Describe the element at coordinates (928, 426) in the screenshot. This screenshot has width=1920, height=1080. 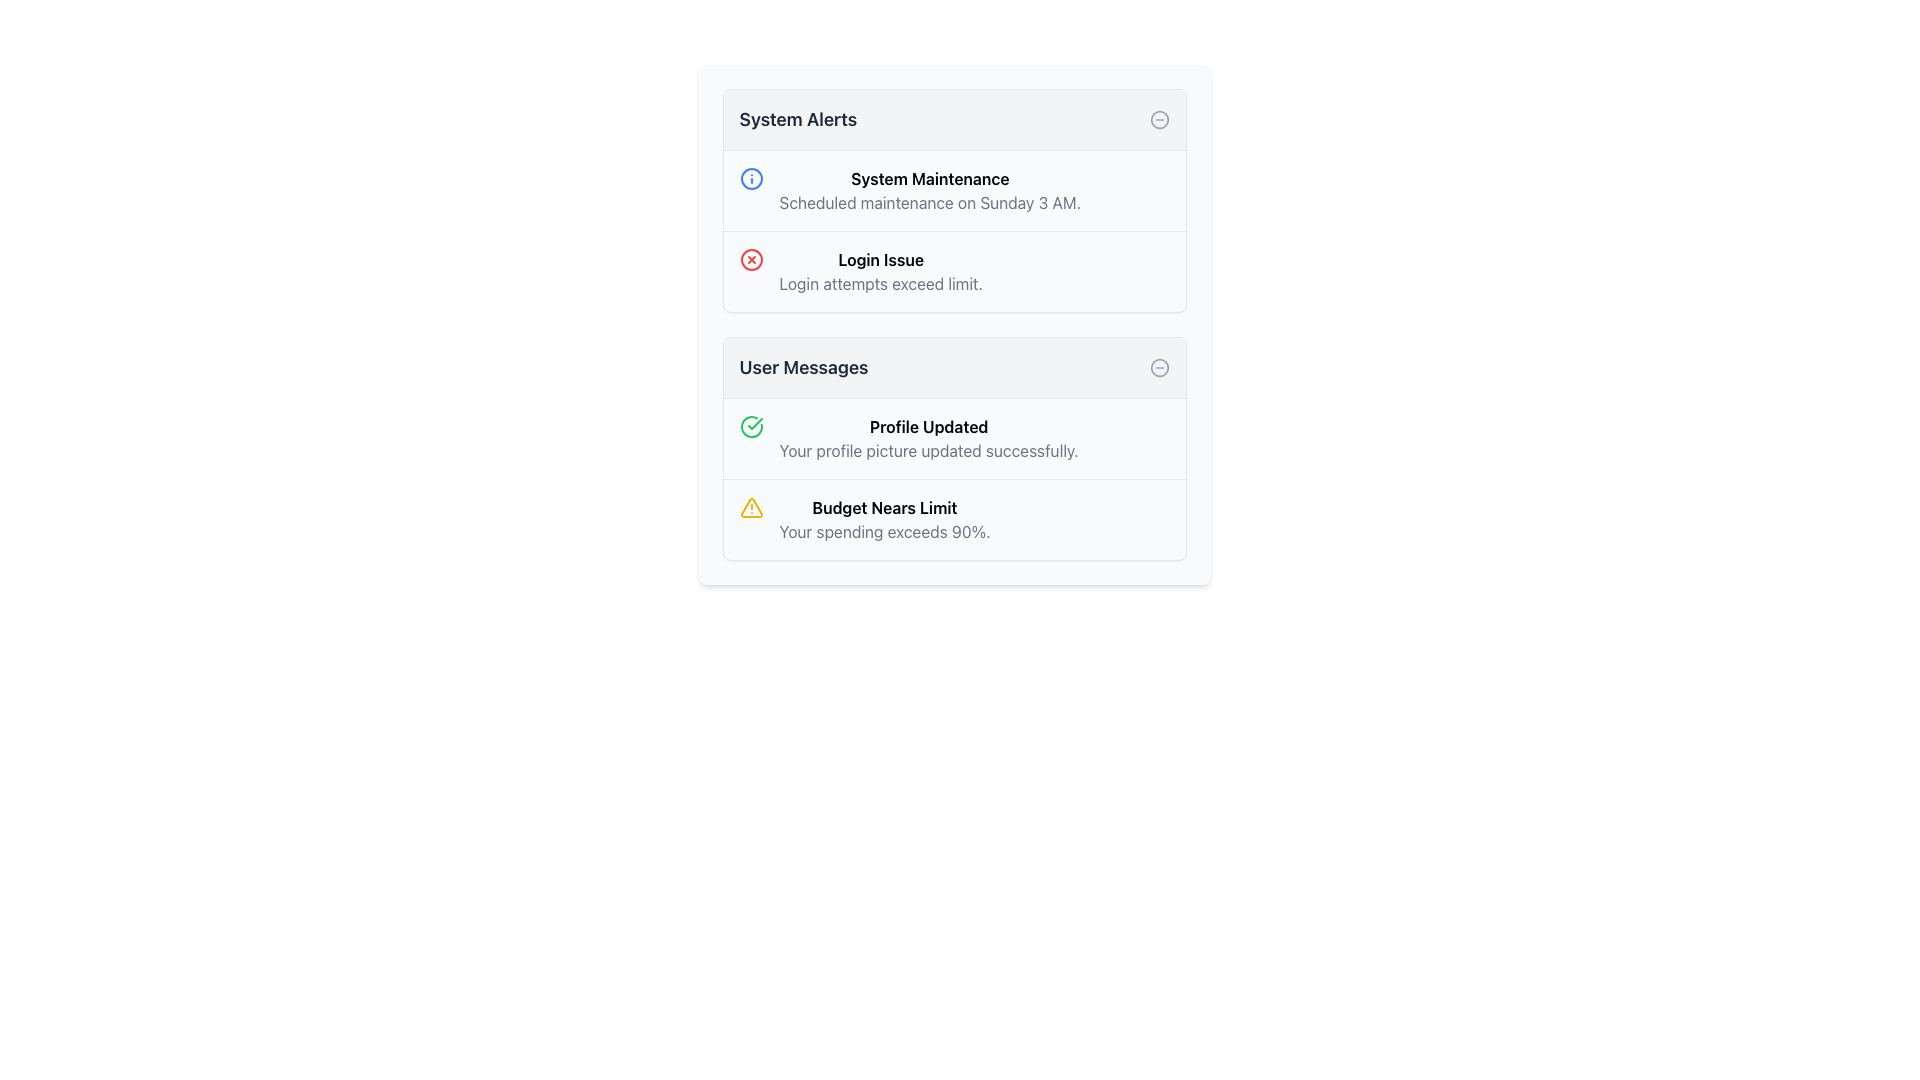
I see `text label that displays 'Profile Updated' in the second notification card under 'User Messages', which is styled in bold and indicates a successful update with a green checkmark icon to its left` at that location.